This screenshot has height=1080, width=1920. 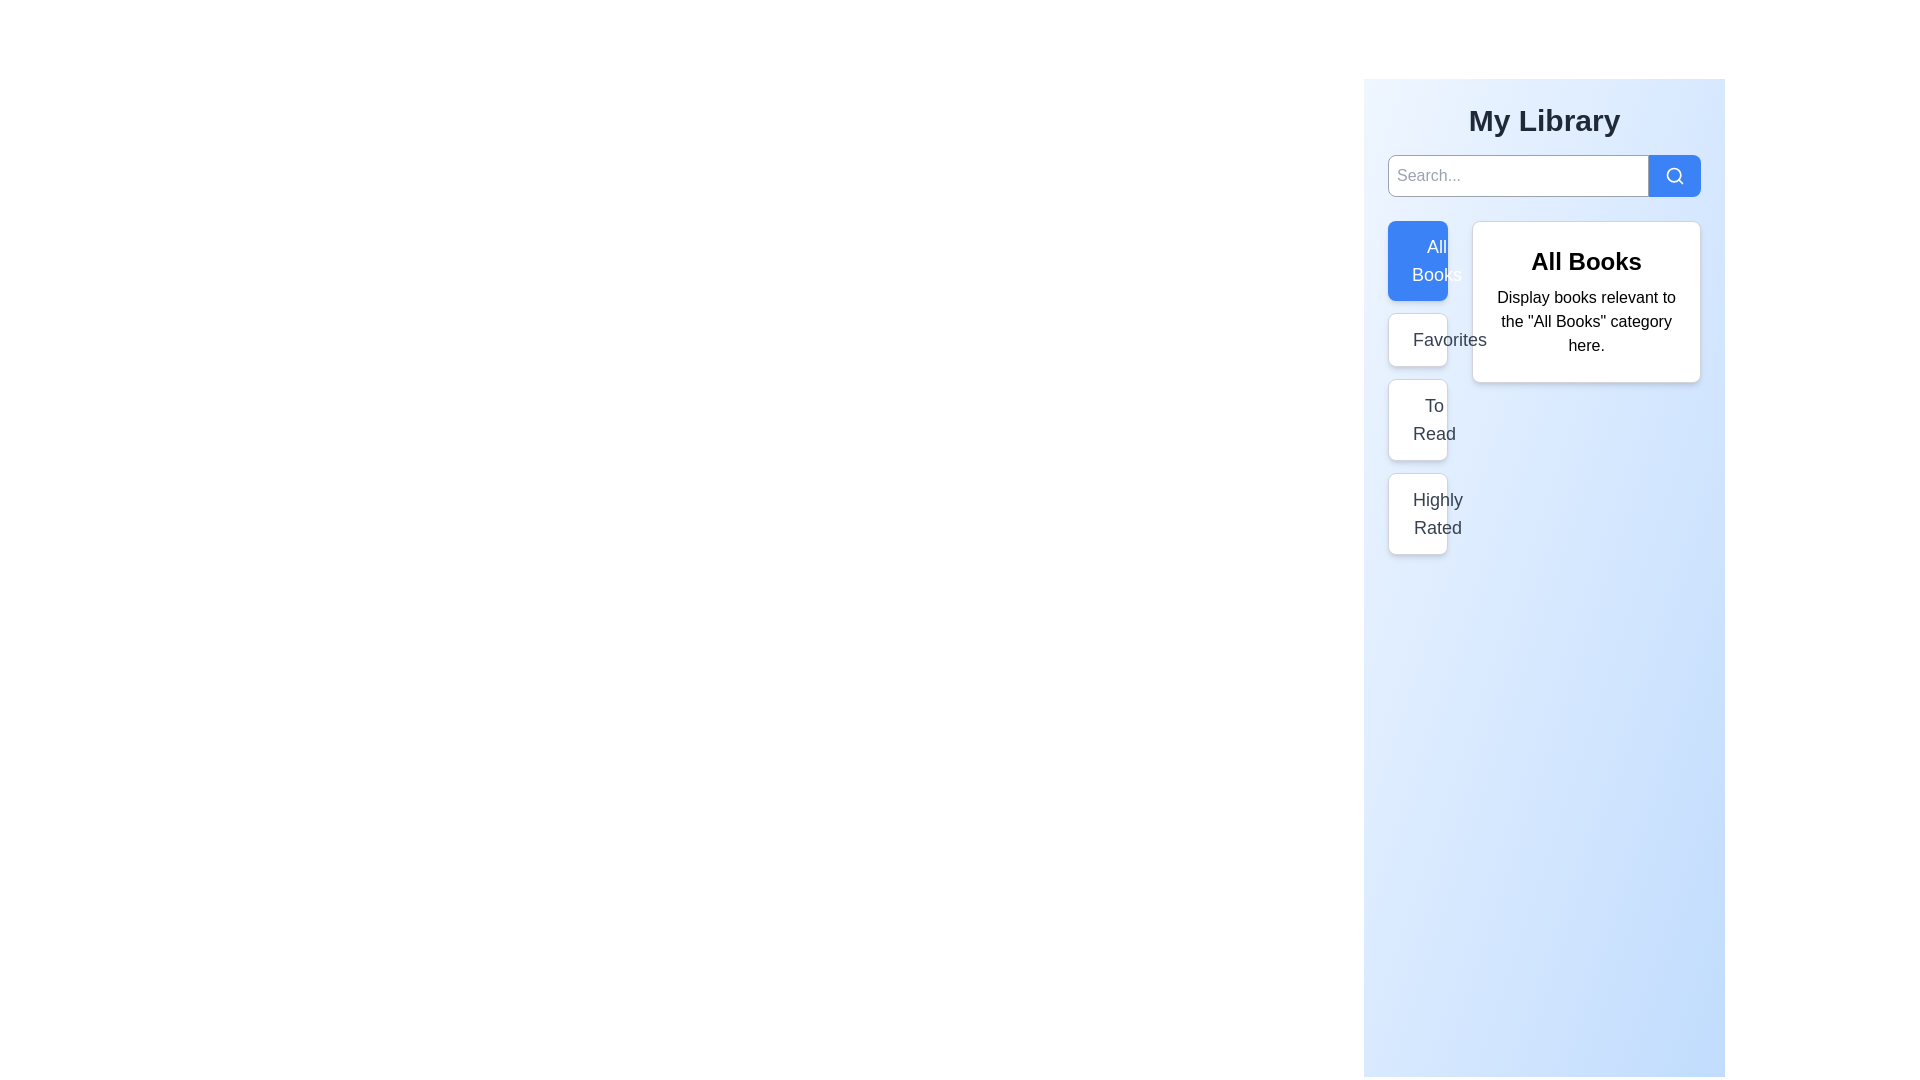 What do you see at coordinates (1675, 175) in the screenshot?
I see `the search icon represented by a magnifying glass symbol, styled in white with a blue circular background, located in the top-right portion of the interface for keyboard navigation` at bounding box center [1675, 175].